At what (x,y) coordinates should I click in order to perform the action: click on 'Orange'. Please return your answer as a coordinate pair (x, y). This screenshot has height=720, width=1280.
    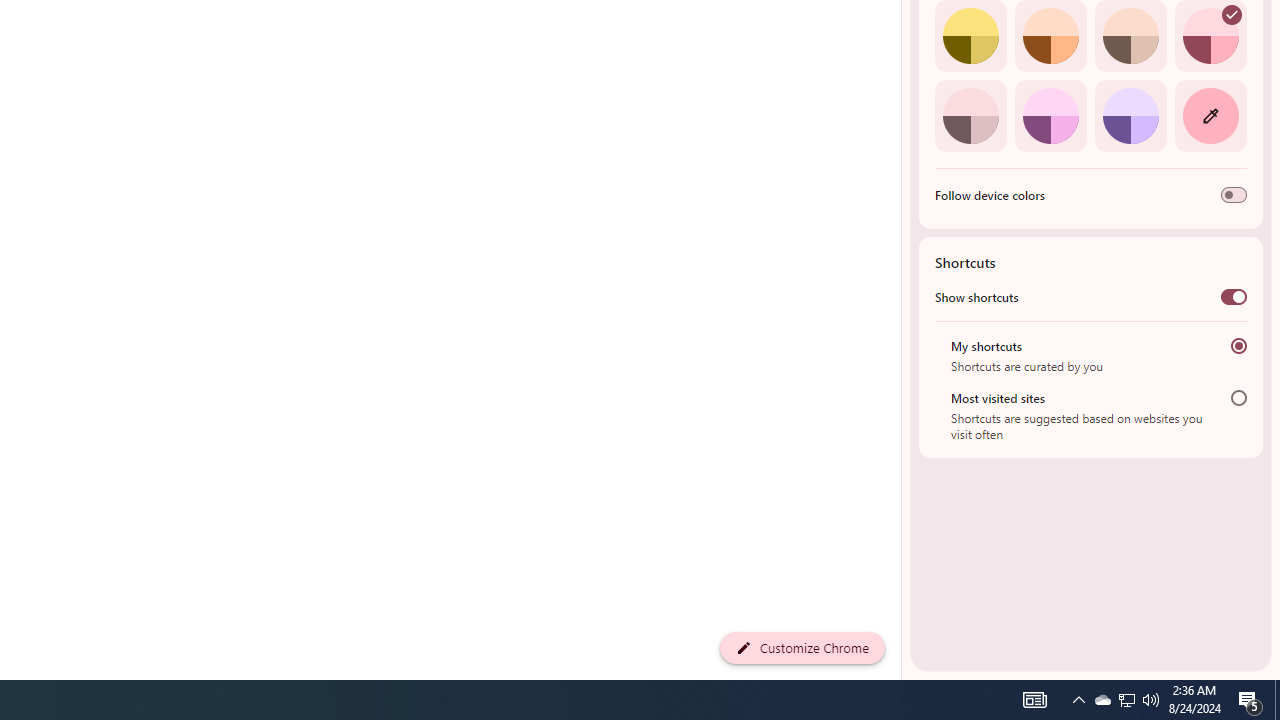
    Looking at the image, I should click on (1049, 36).